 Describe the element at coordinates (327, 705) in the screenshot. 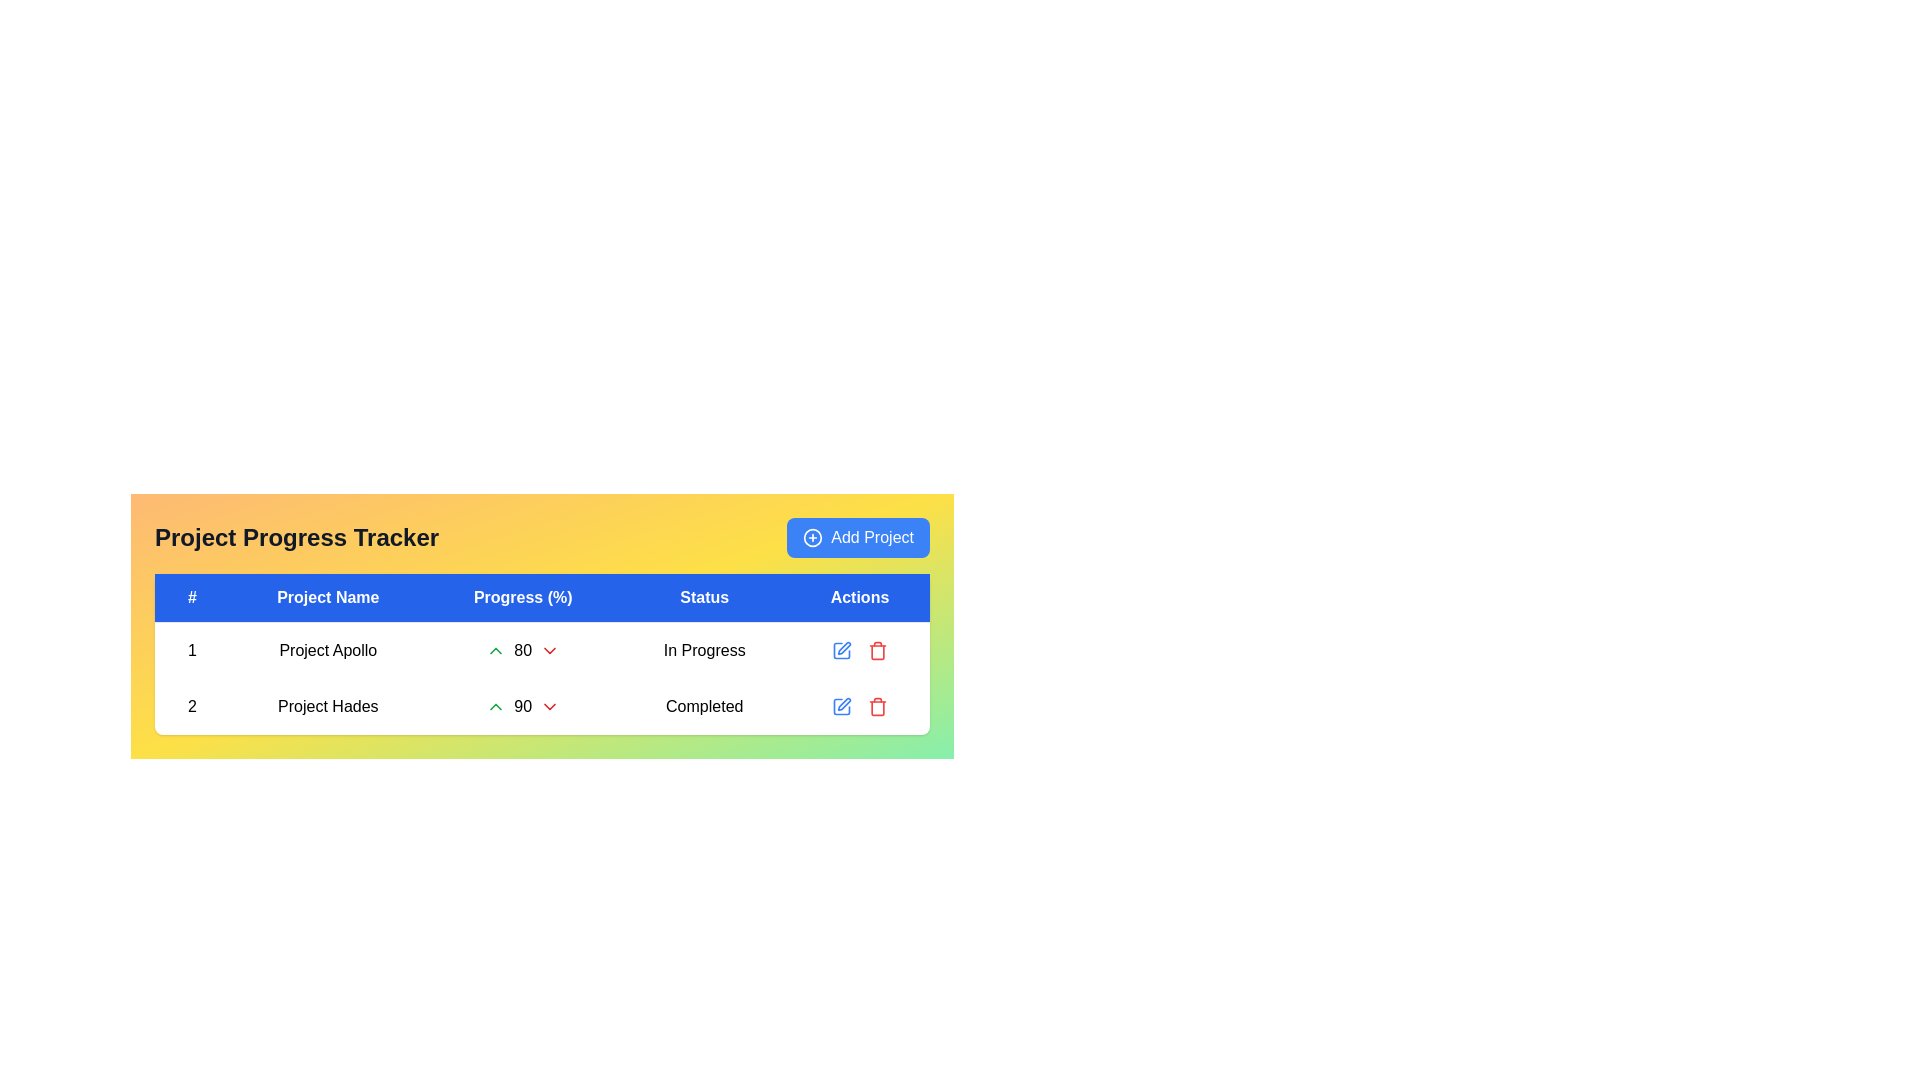

I see `the Text Label displaying 'Project Hades' located in the second row under the 'Project Name' column of the 'Project Progress Tracker' interface` at that location.